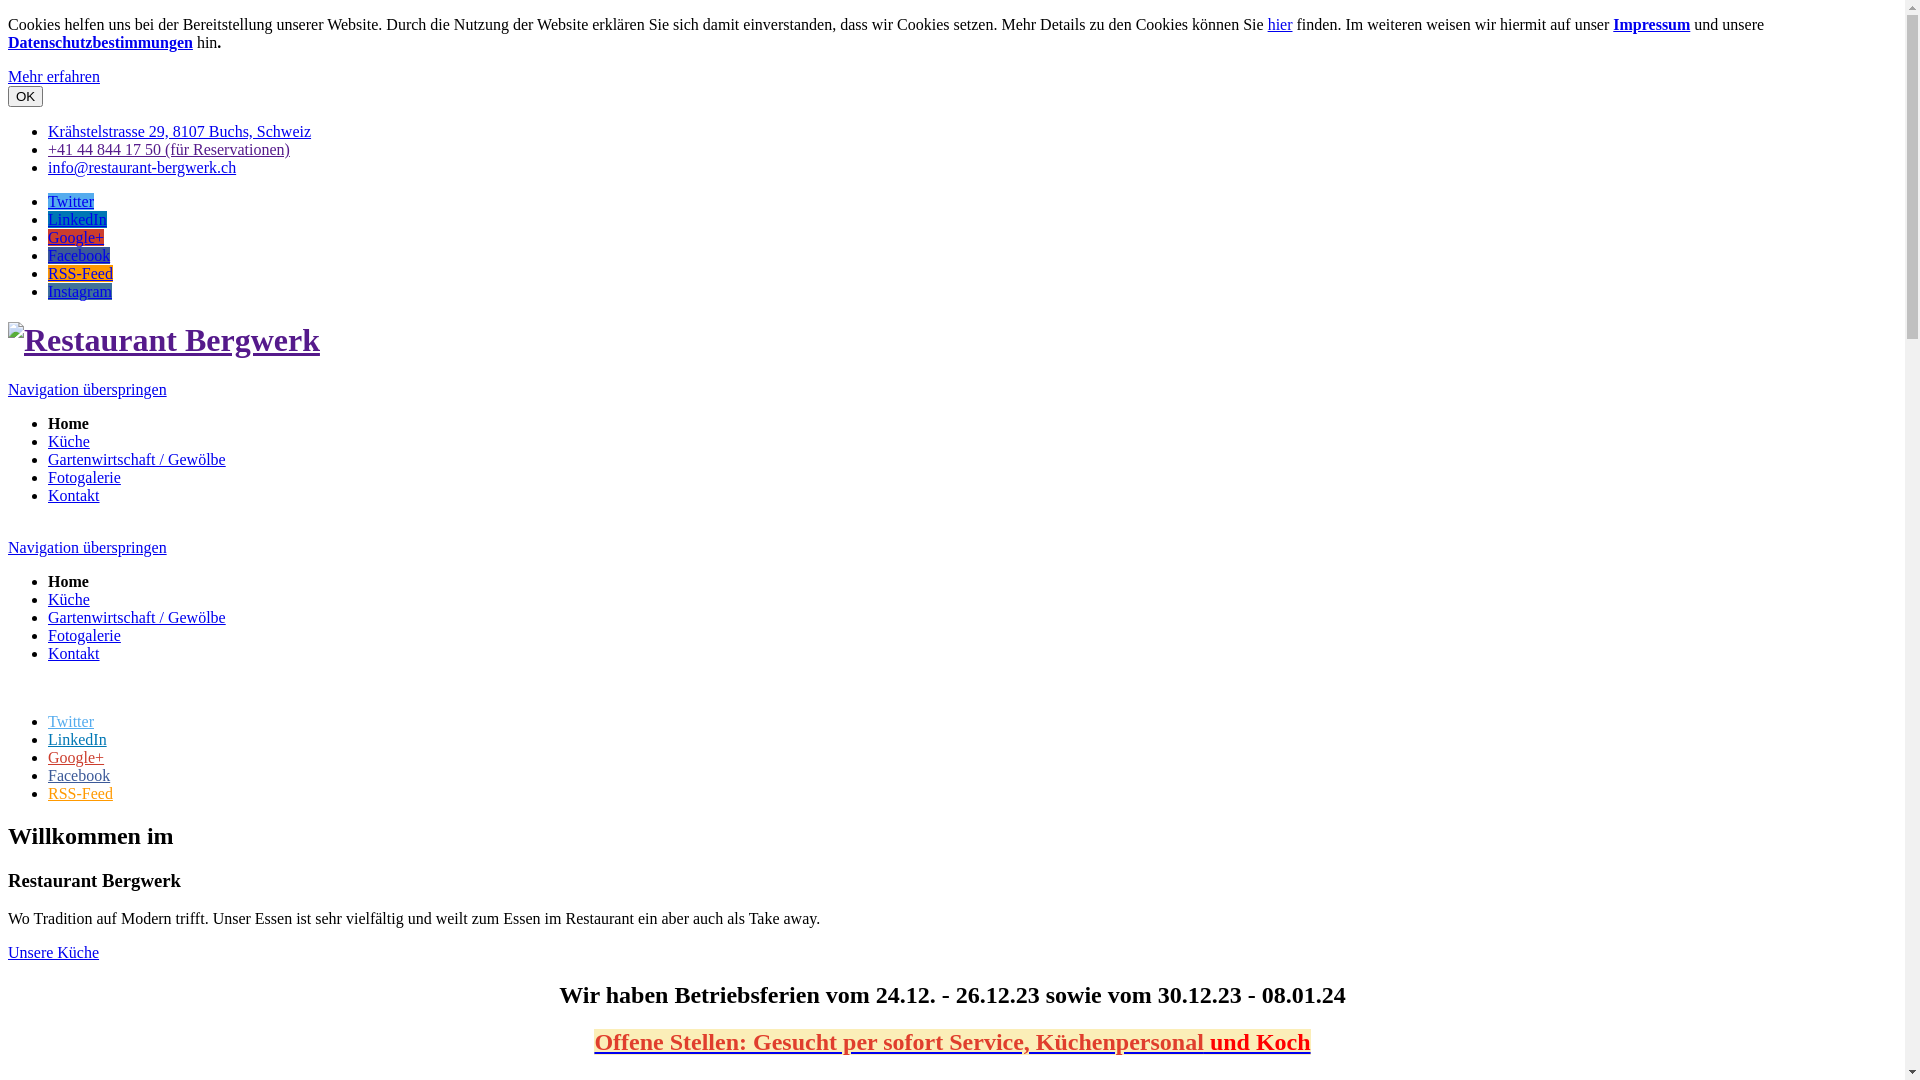  Describe the element at coordinates (141, 166) in the screenshot. I see `'info@restaurant-bergwerk.ch'` at that location.